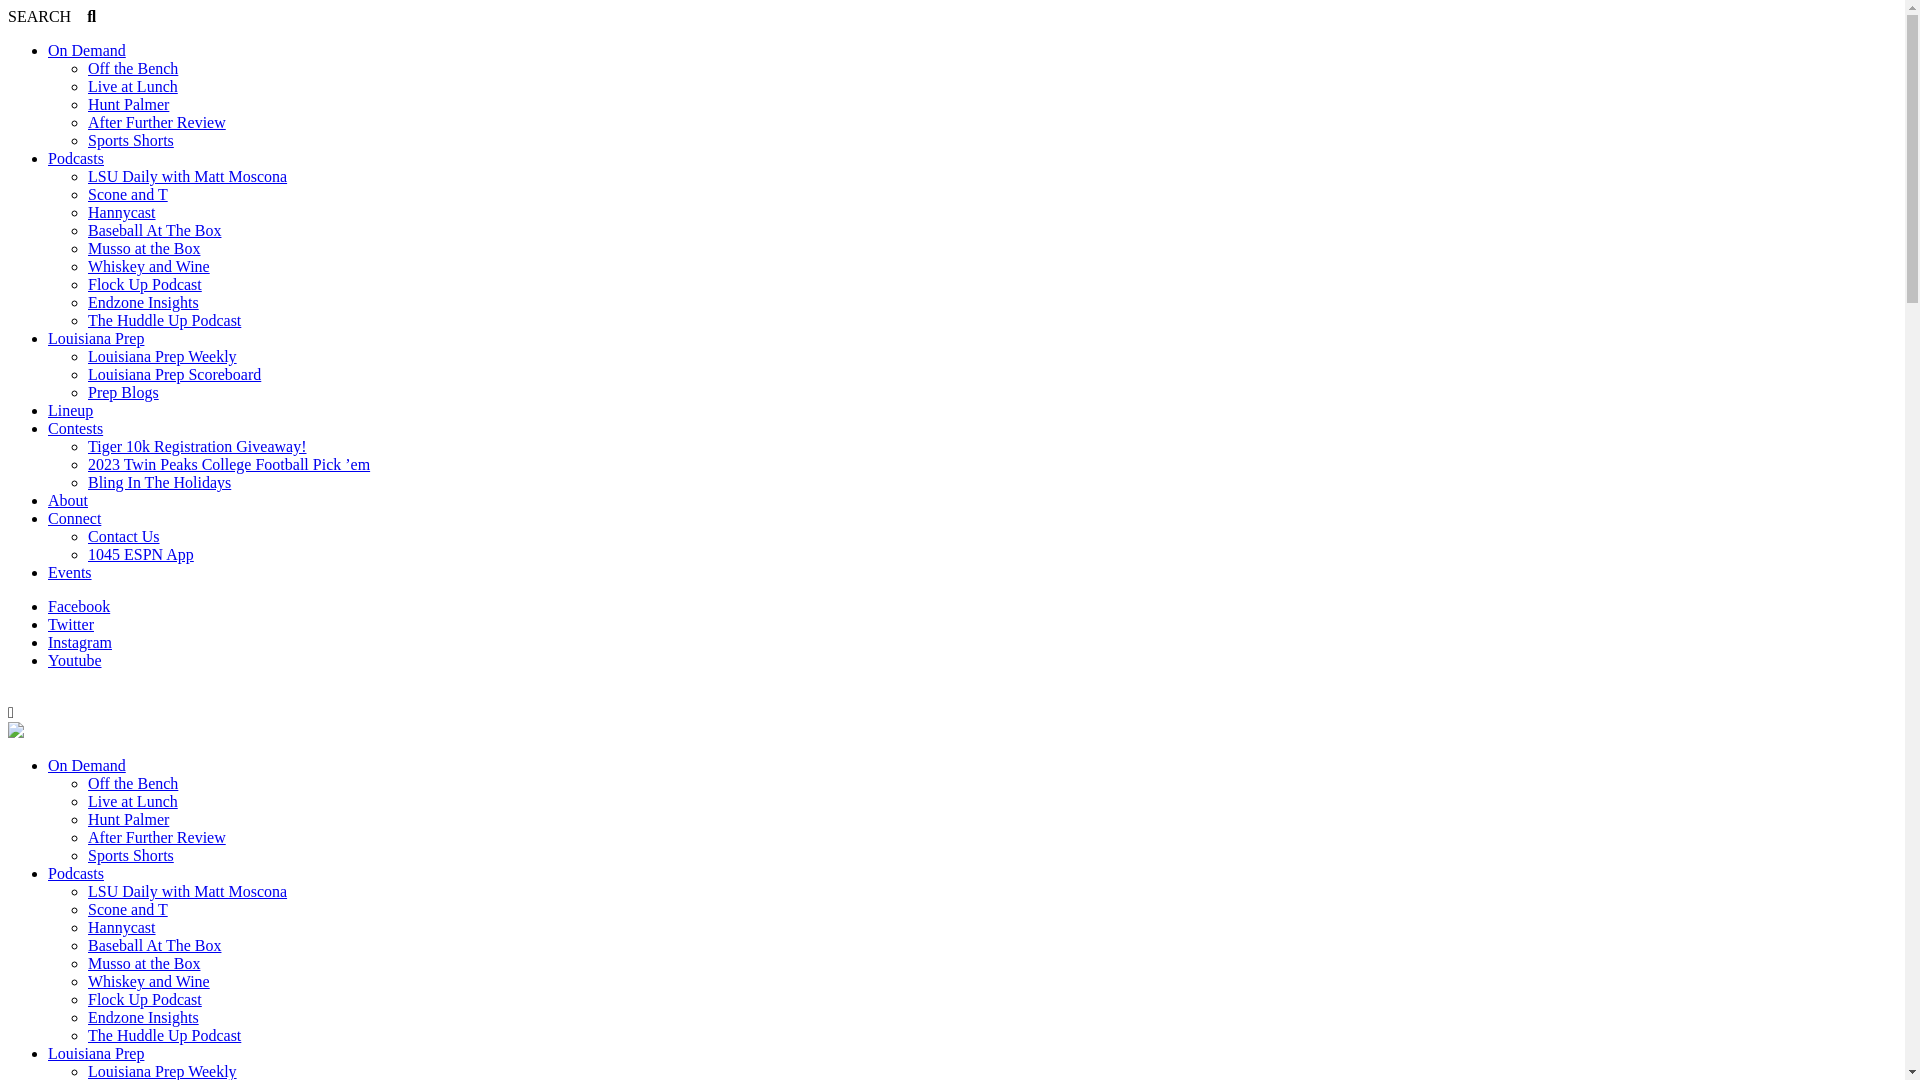 The height and width of the screenshot is (1080, 1920). I want to click on 'Sports Shorts', so click(129, 139).